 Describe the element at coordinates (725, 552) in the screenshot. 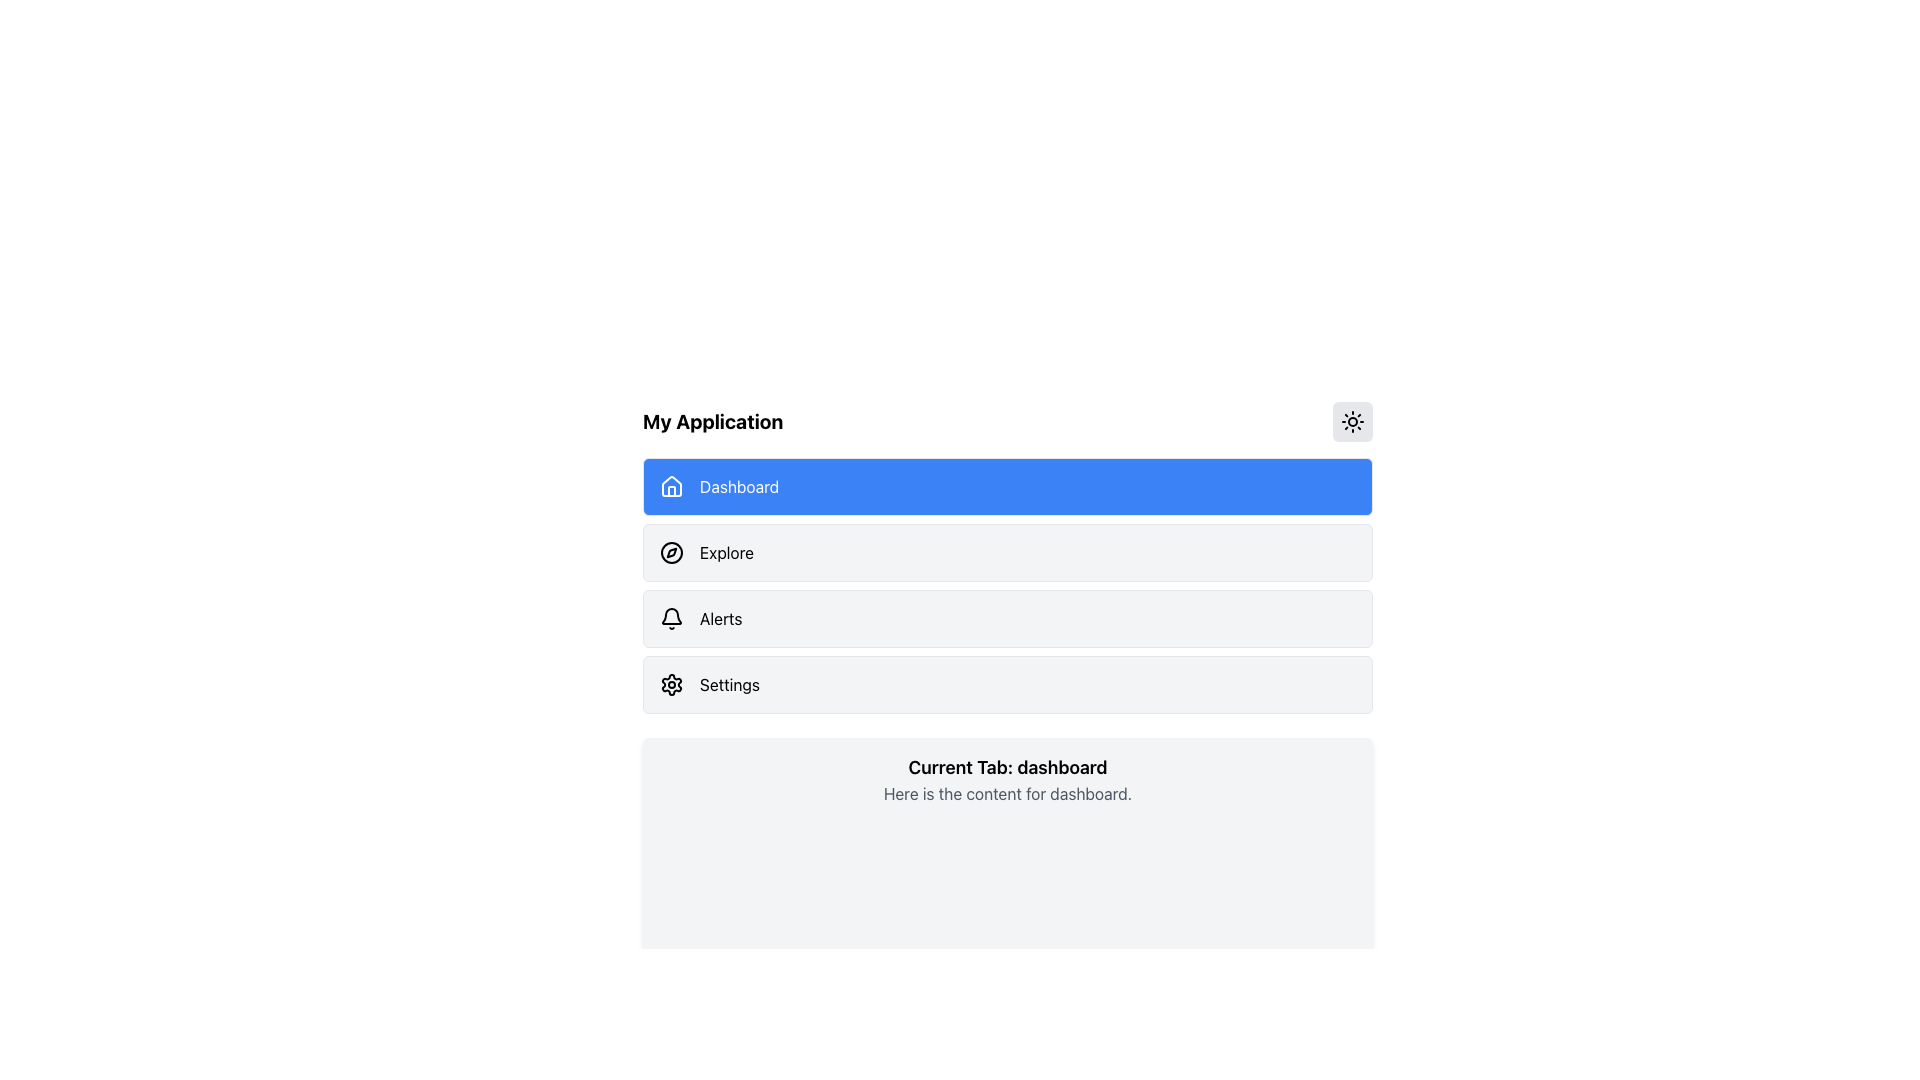

I see `the Text Label that serves as a label for the navigation button, positioned to the right of the icon in a vertical navigation menu` at that location.